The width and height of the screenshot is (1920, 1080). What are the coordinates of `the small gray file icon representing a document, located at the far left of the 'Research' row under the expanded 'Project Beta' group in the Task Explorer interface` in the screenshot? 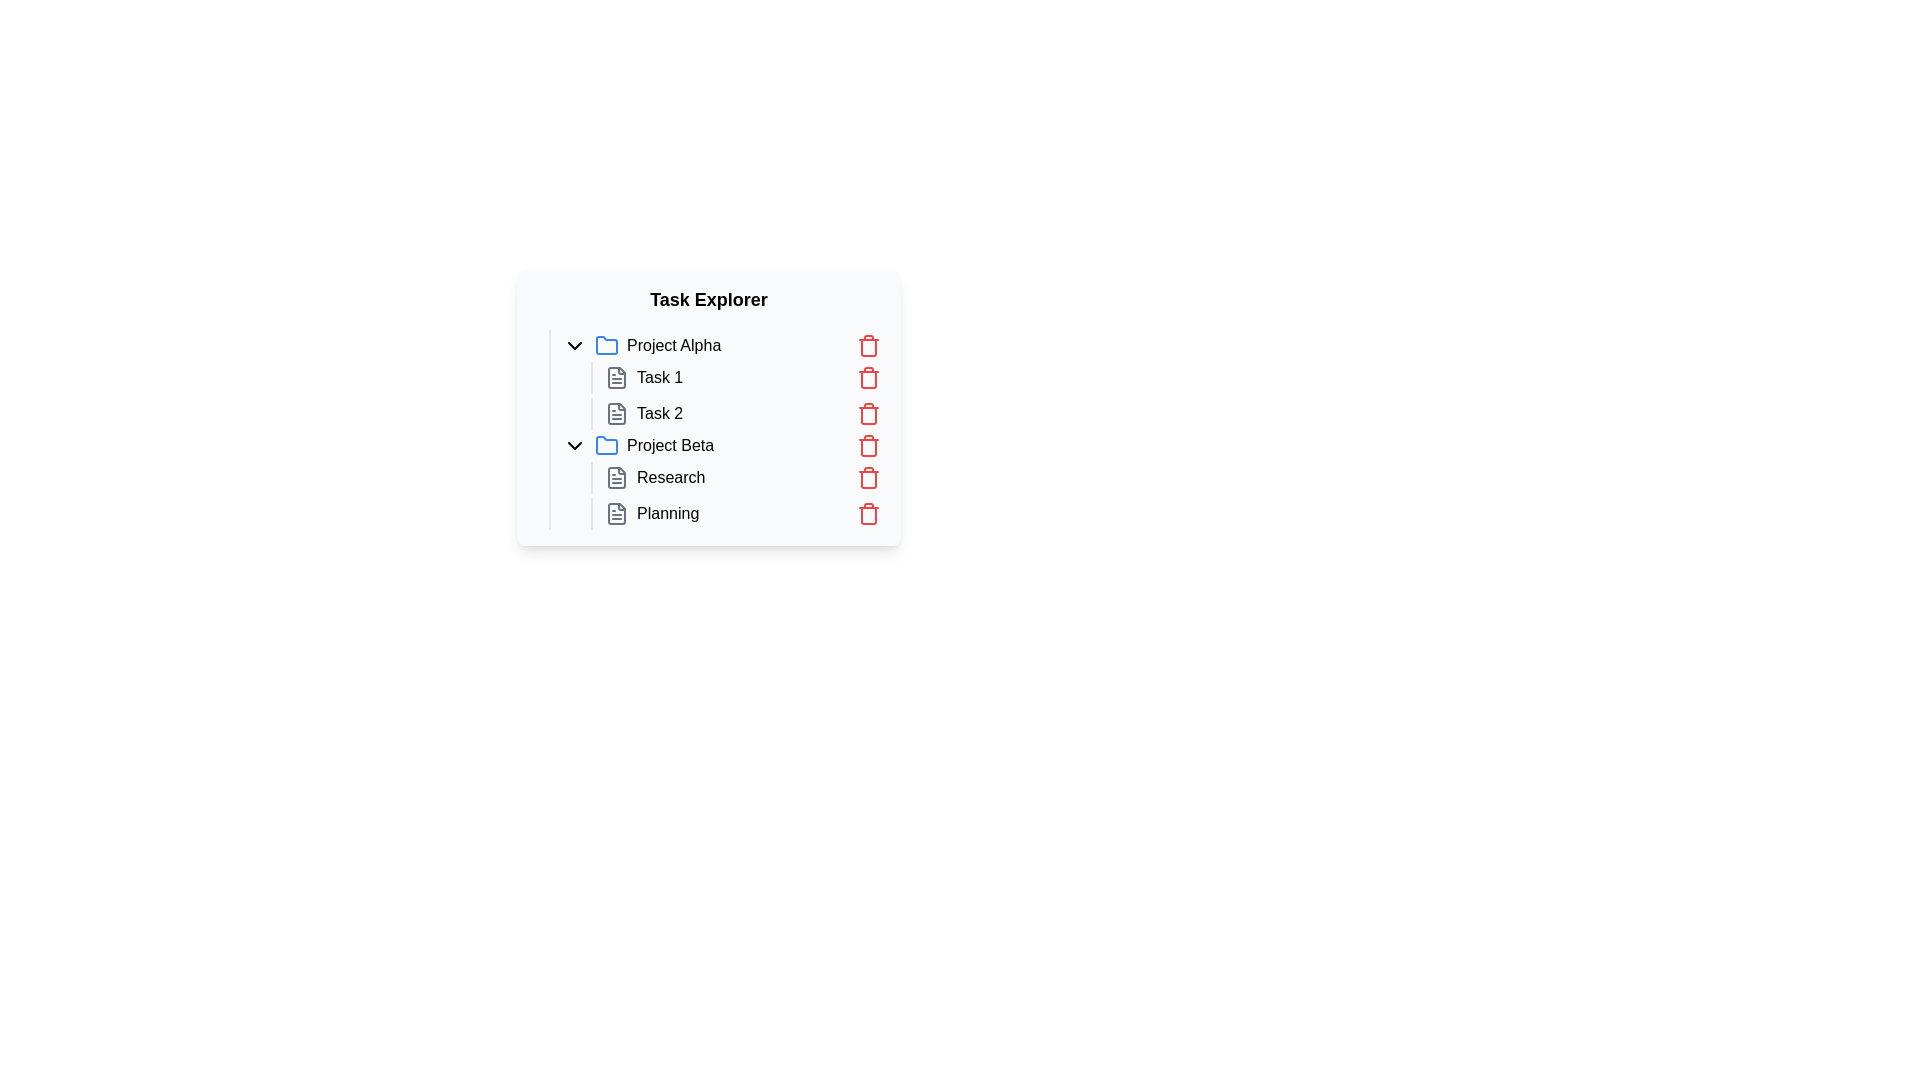 It's located at (616, 478).